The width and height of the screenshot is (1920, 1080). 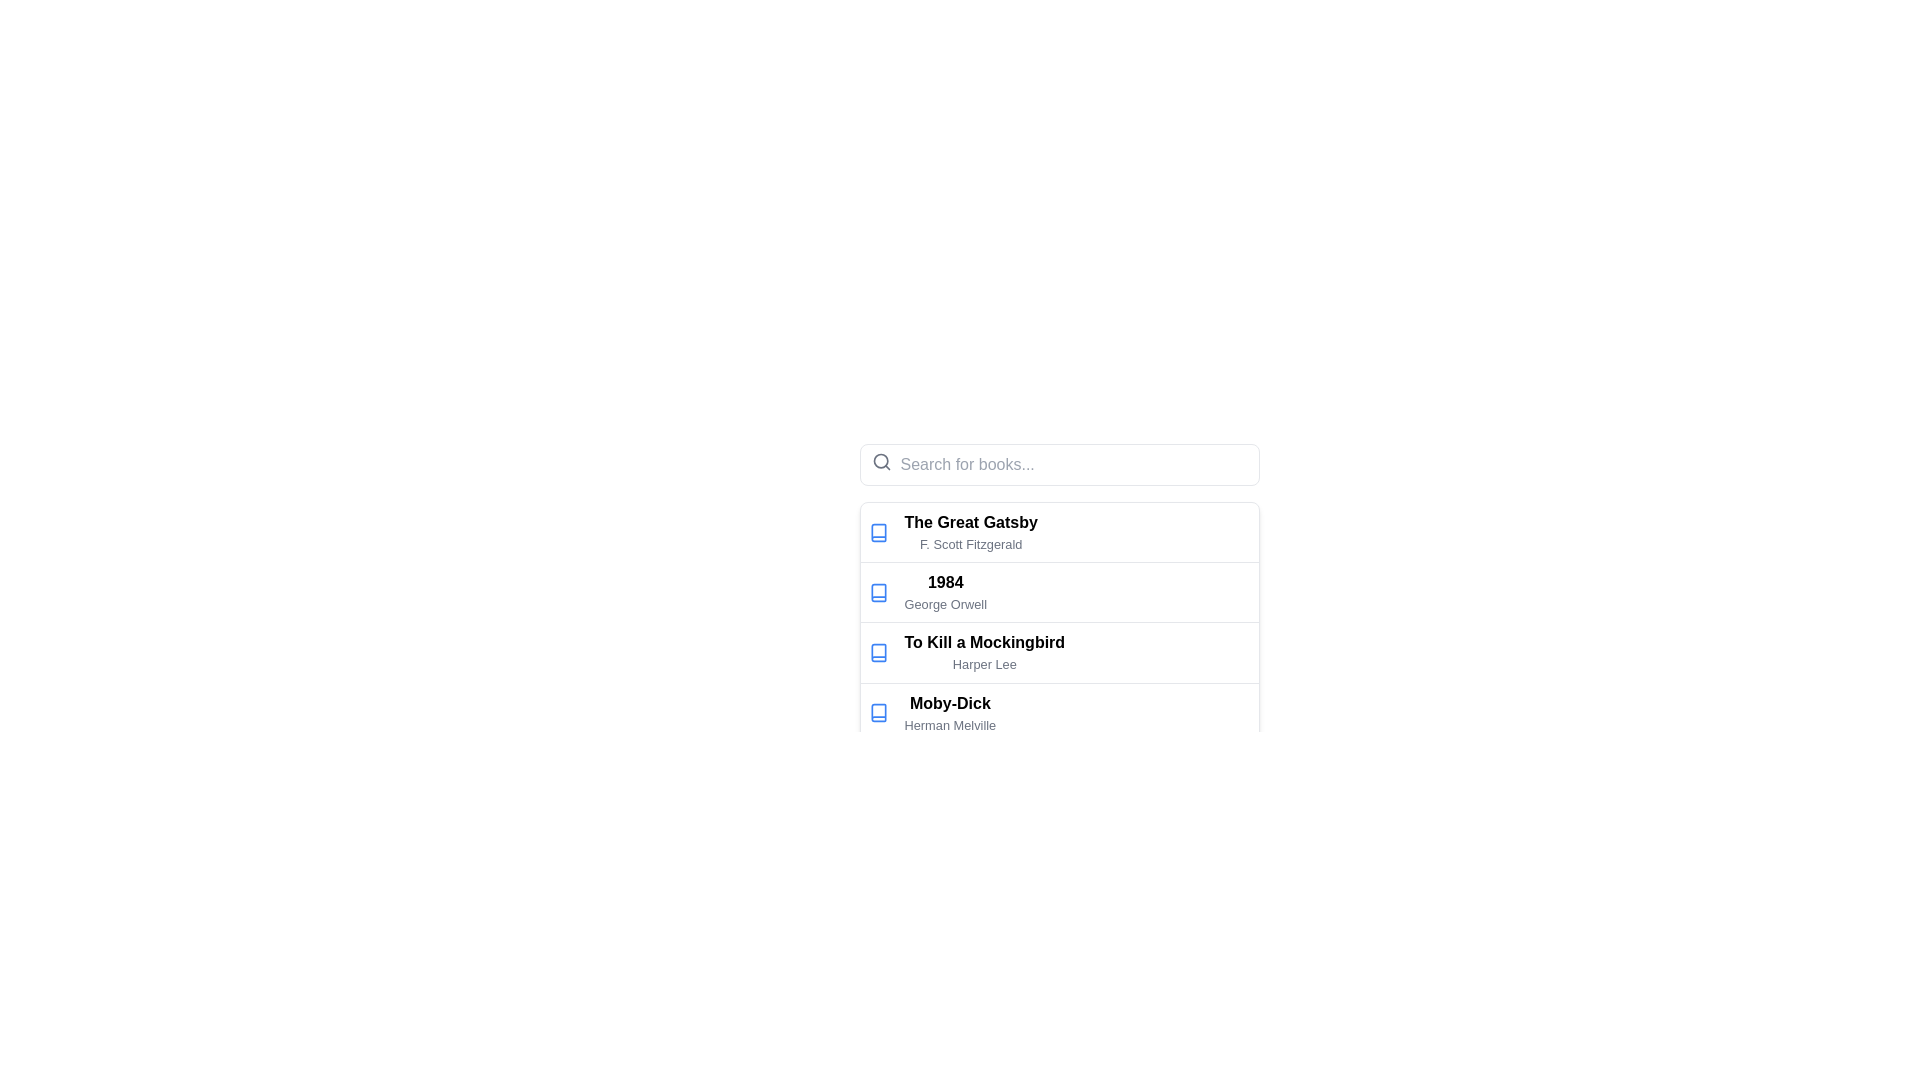 What do you see at coordinates (1058, 563) in the screenshot?
I see `the second list item displaying detailed information for a specific book title, which shows its name and author` at bounding box center [1058, 563].